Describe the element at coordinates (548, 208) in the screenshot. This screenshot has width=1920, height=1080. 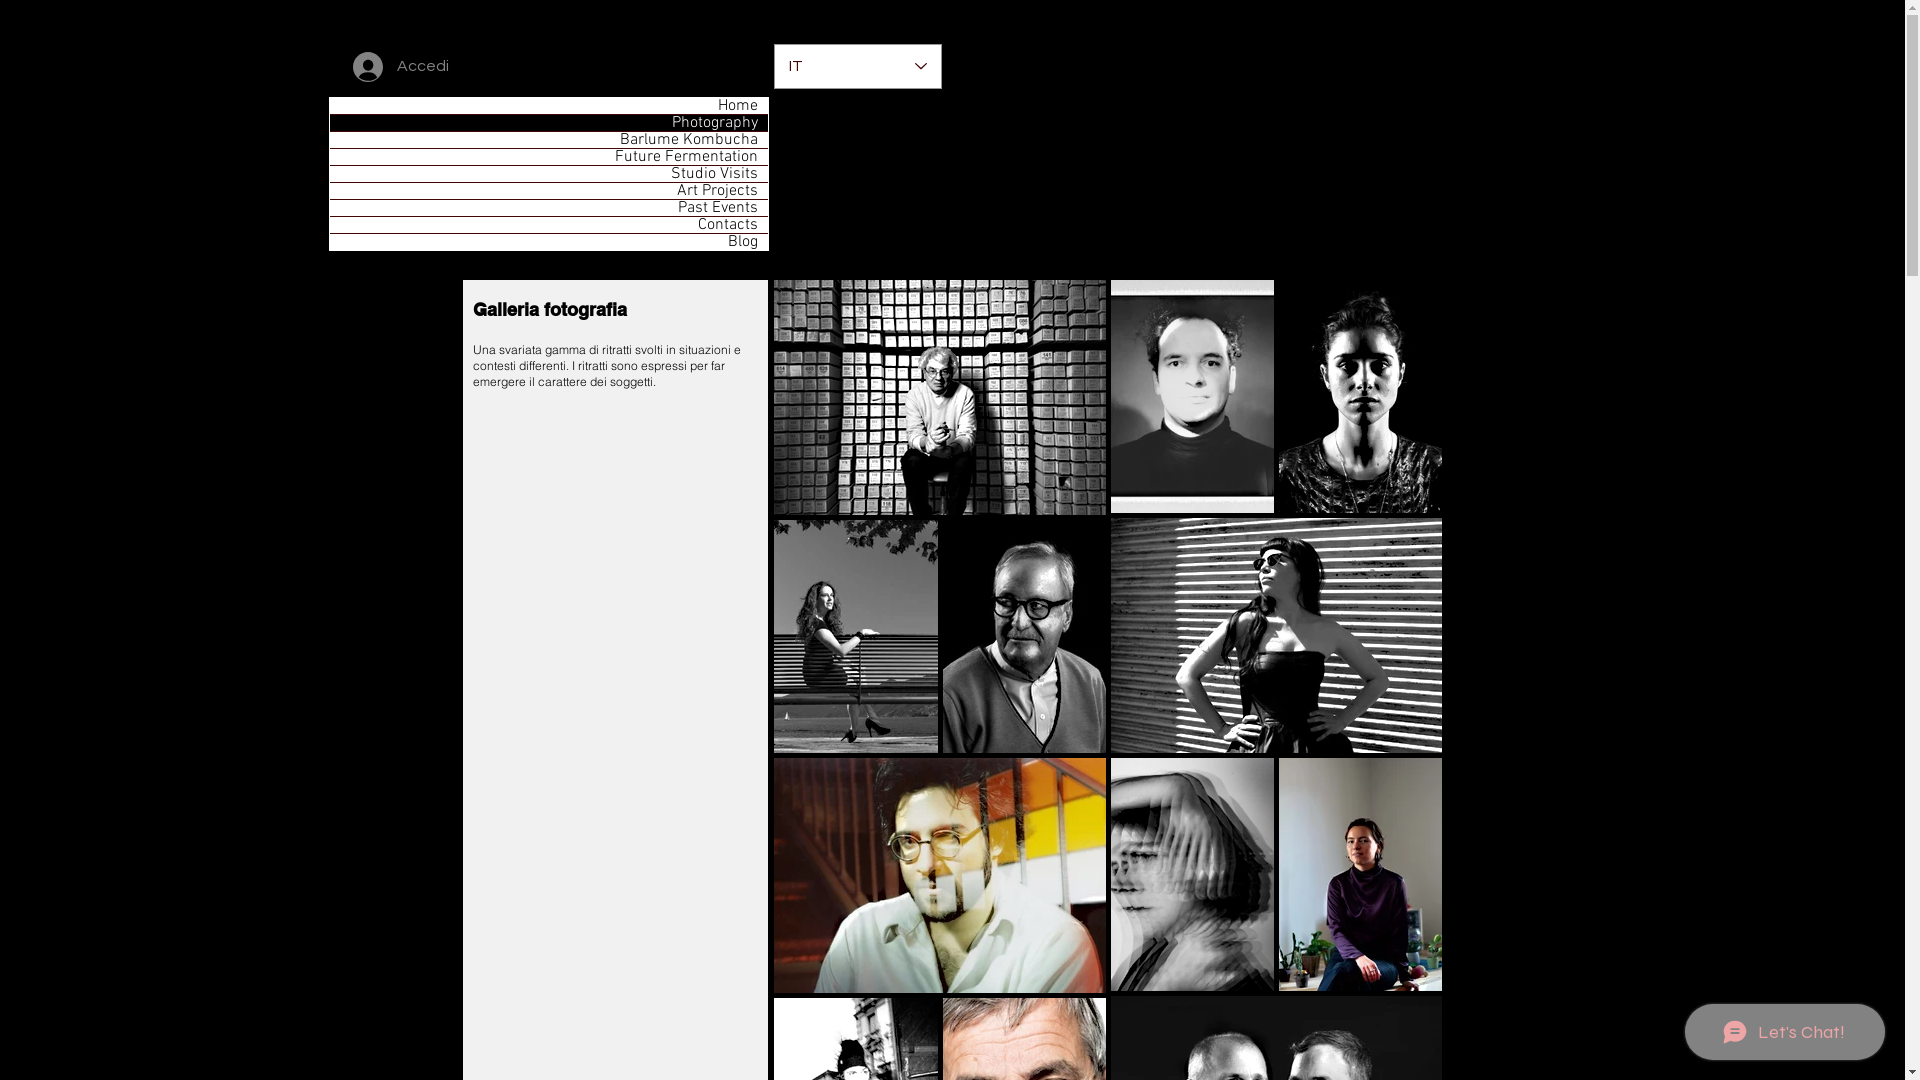
I see `'Past Events'` at that location.